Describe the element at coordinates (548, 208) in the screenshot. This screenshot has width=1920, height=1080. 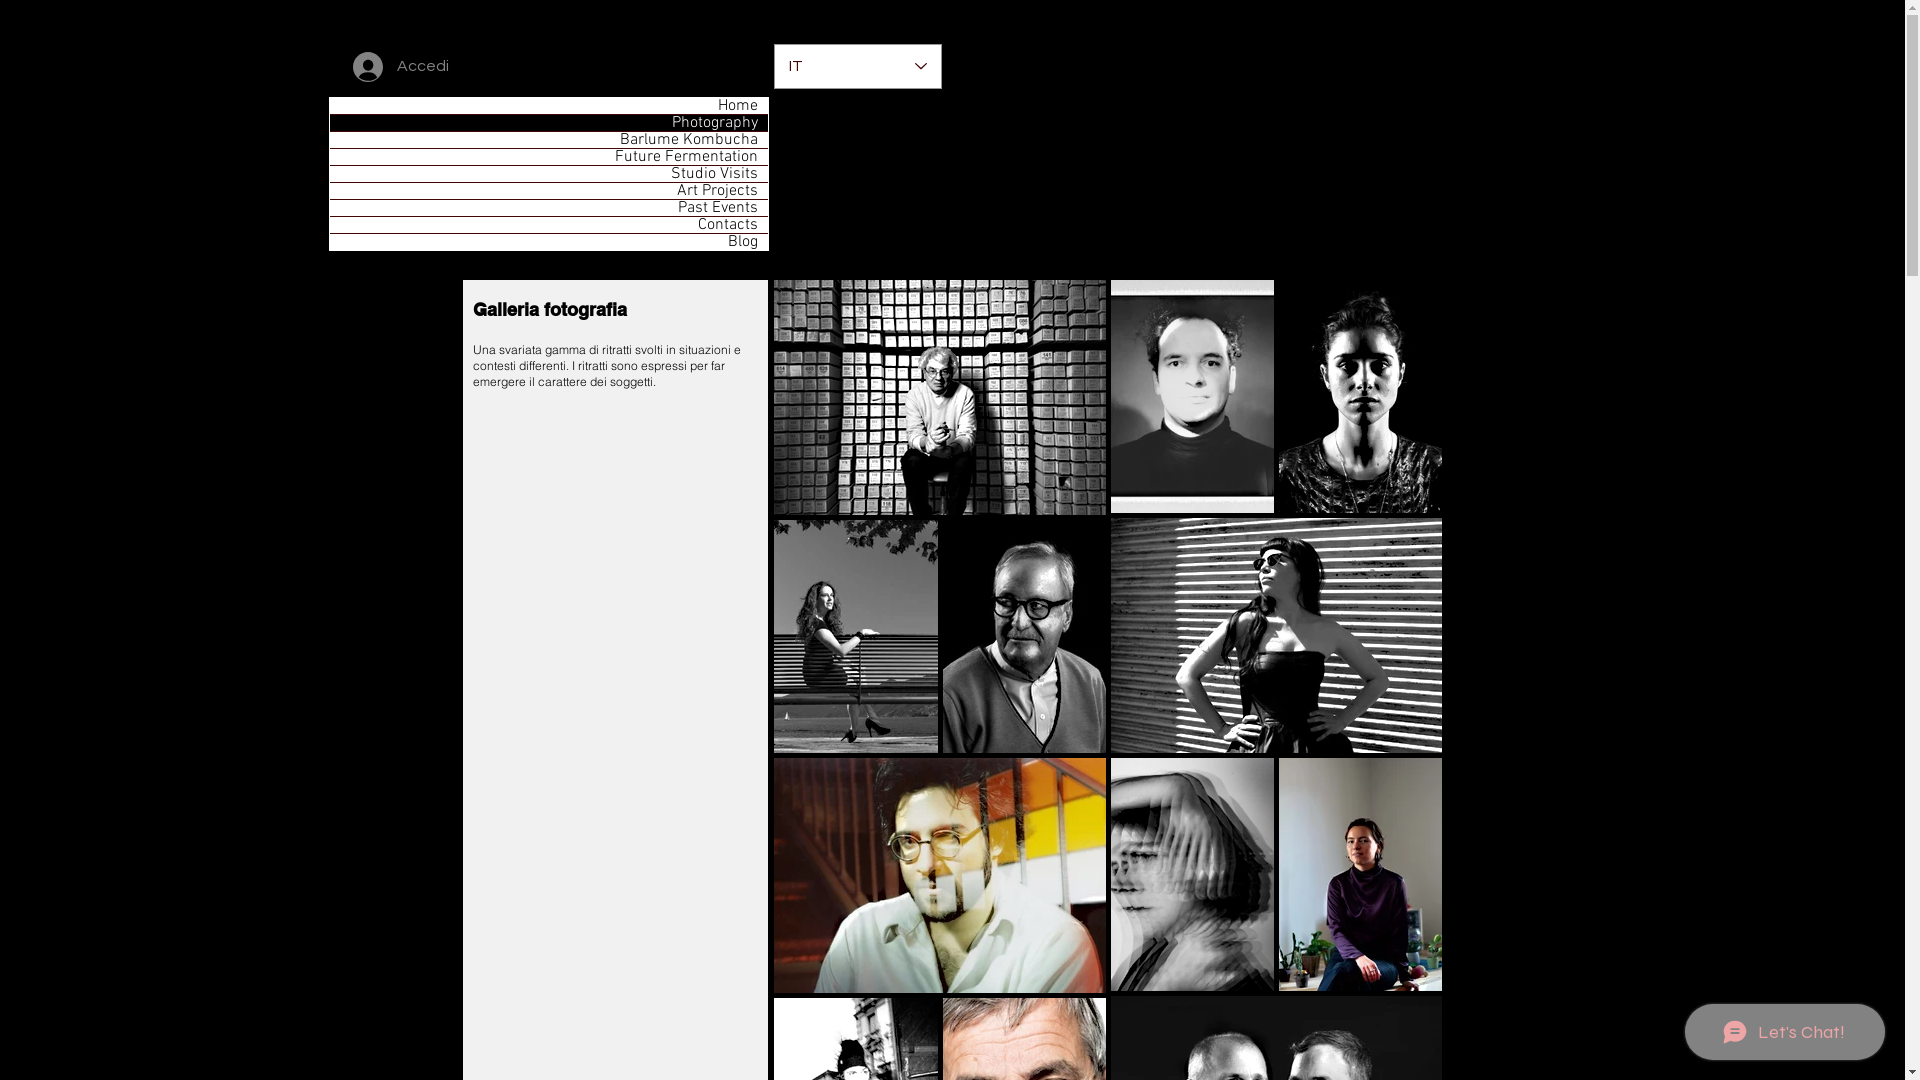
I see `'Past Events'` at that location.